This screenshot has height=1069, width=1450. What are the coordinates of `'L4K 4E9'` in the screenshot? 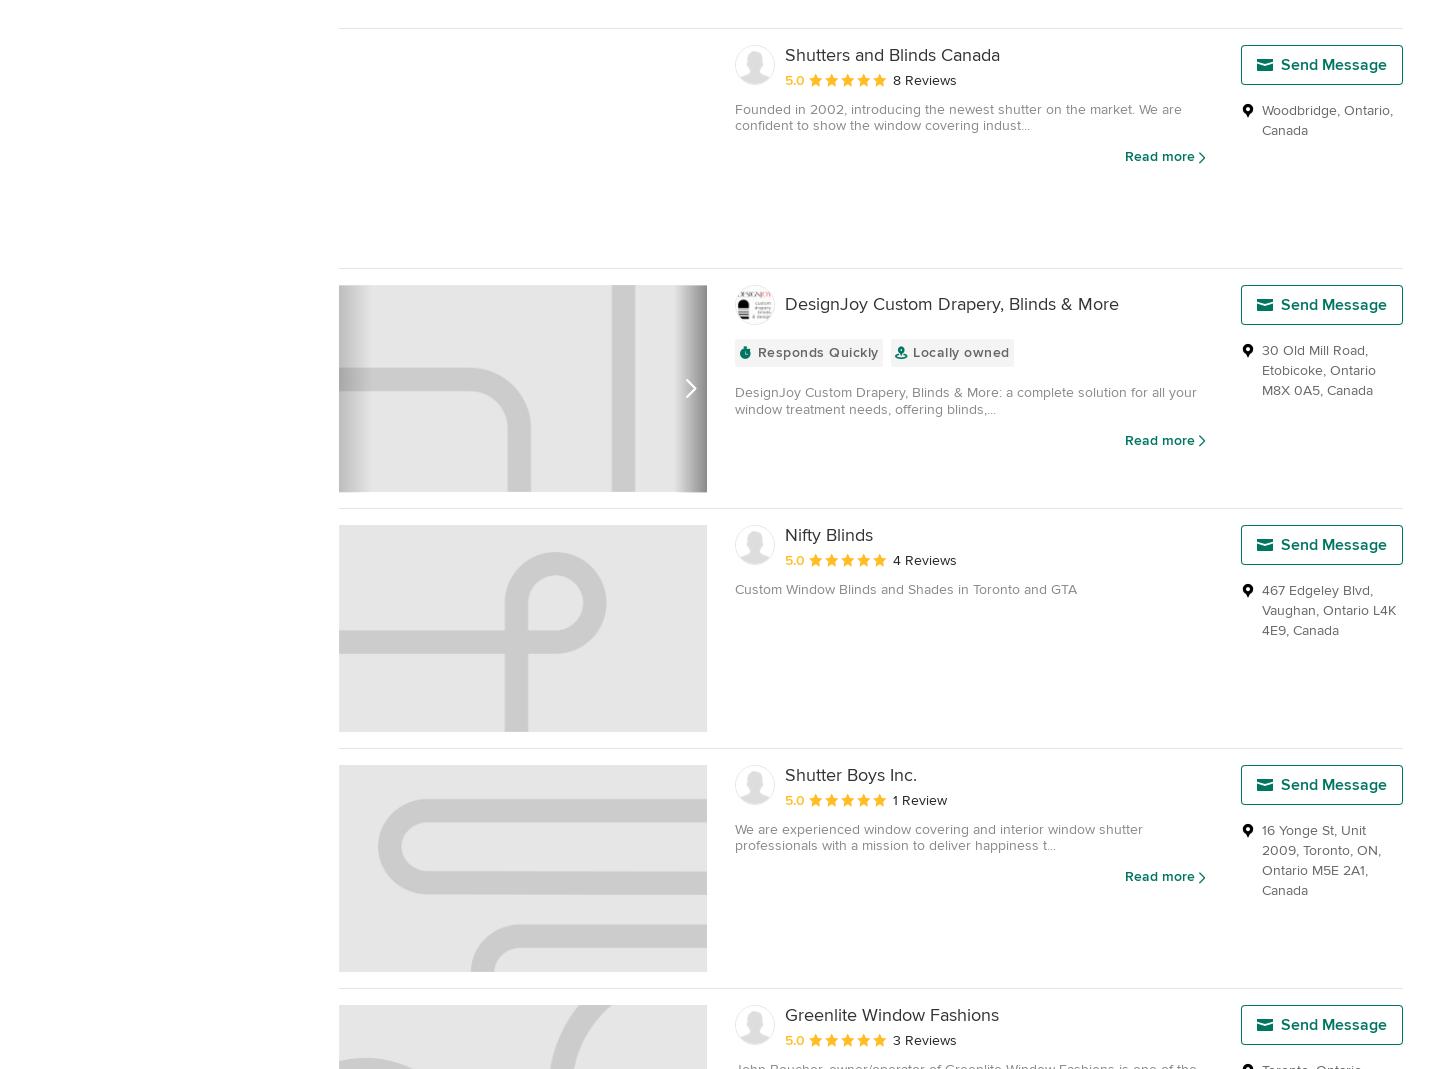 It's located at (1329, 620).